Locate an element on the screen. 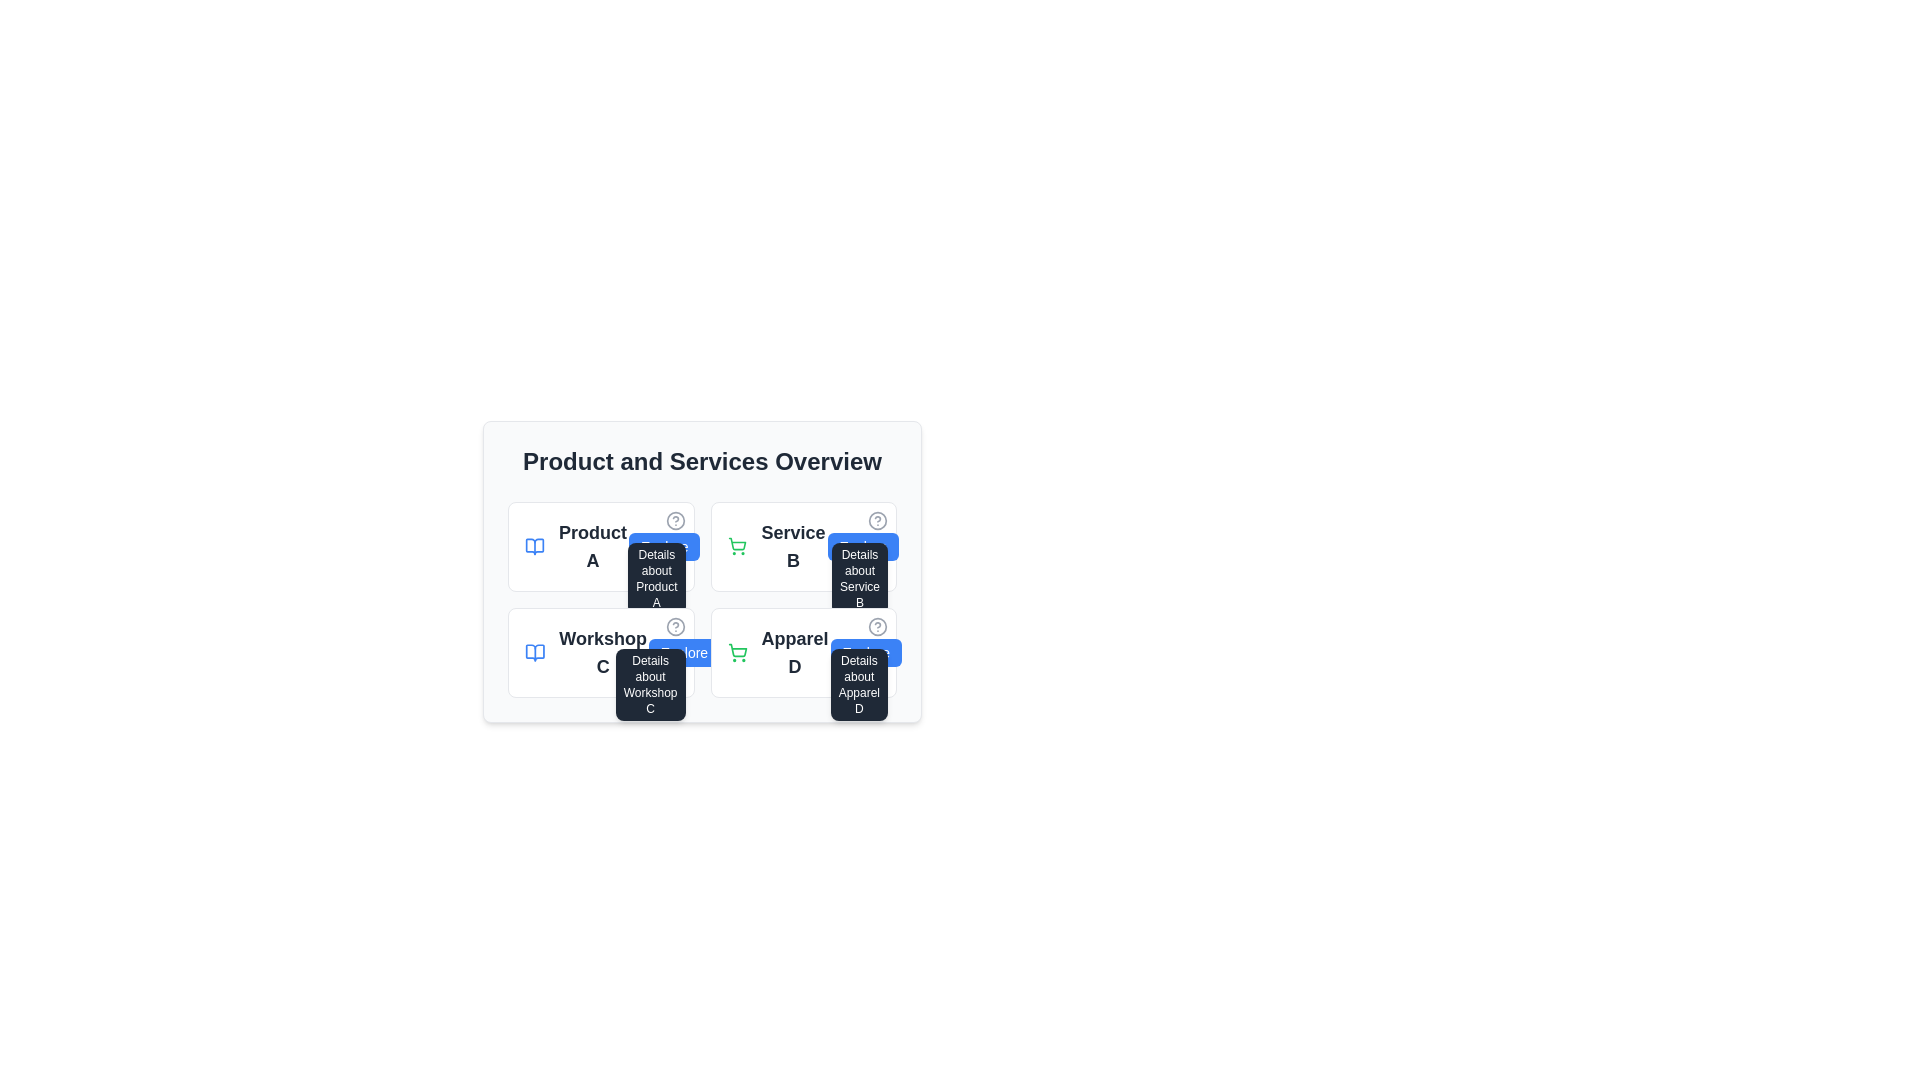  the blue rectangular button with rounded corners labeled 'Explore' located in the 'Apparel D' section is located at coordinates (866, 652).